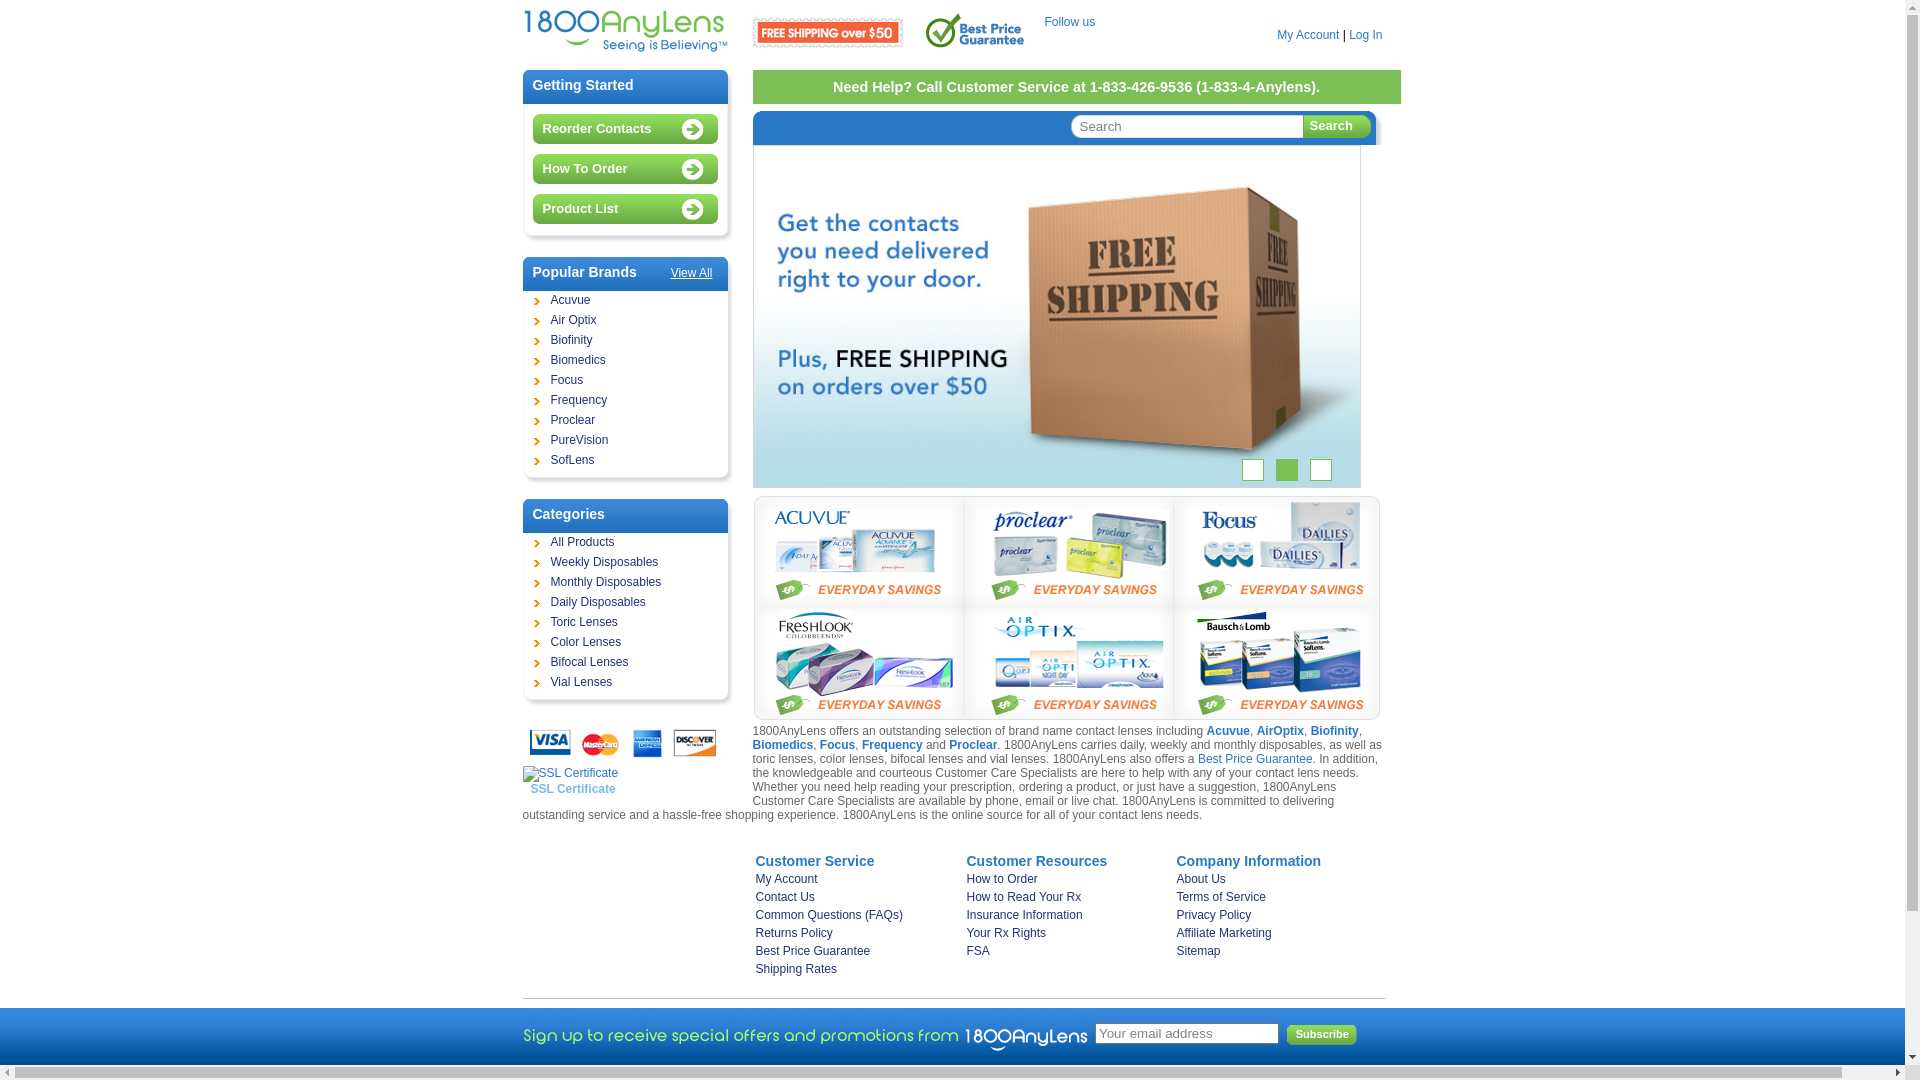 The image size is (1920, 1080). What do you see at coordinates (1320, 470) in the screenshot?
I see `'3'` at bounding box center [1320, 470].